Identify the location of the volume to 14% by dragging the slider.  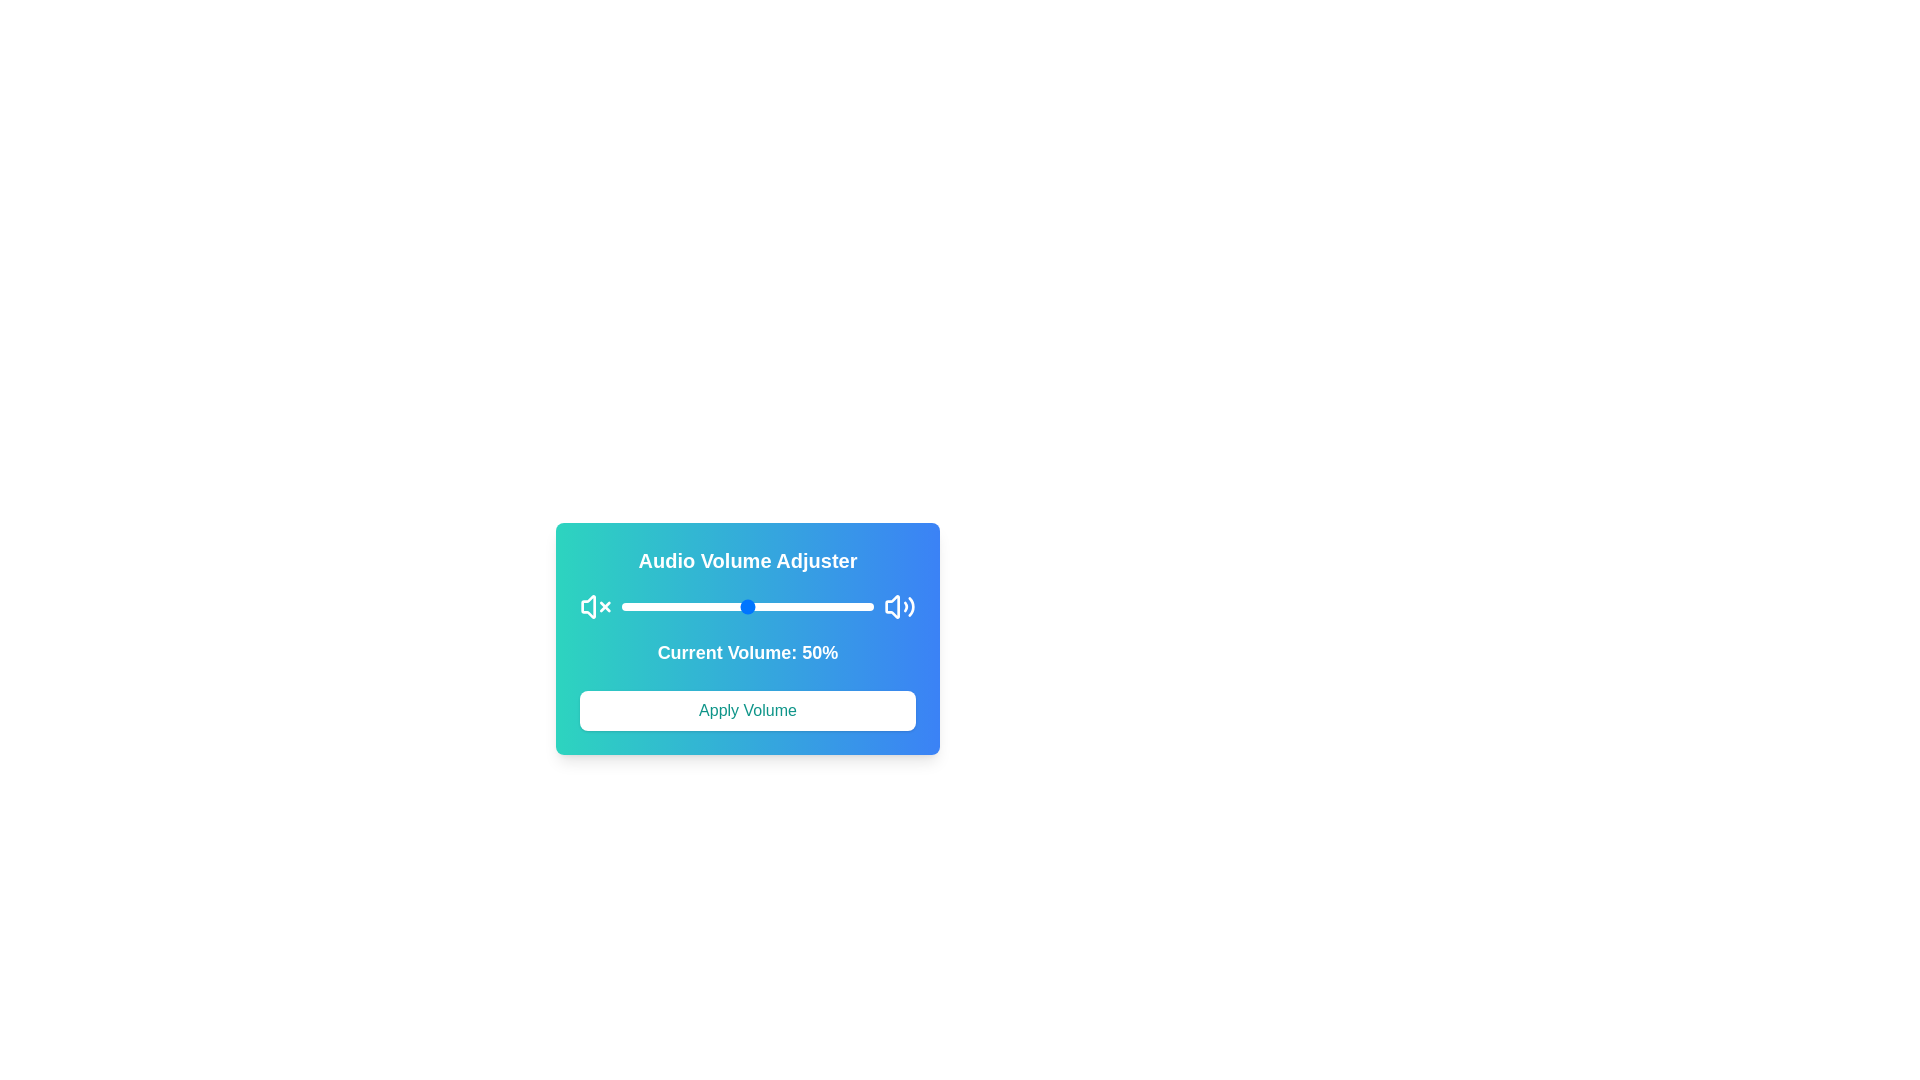
(657, 605).